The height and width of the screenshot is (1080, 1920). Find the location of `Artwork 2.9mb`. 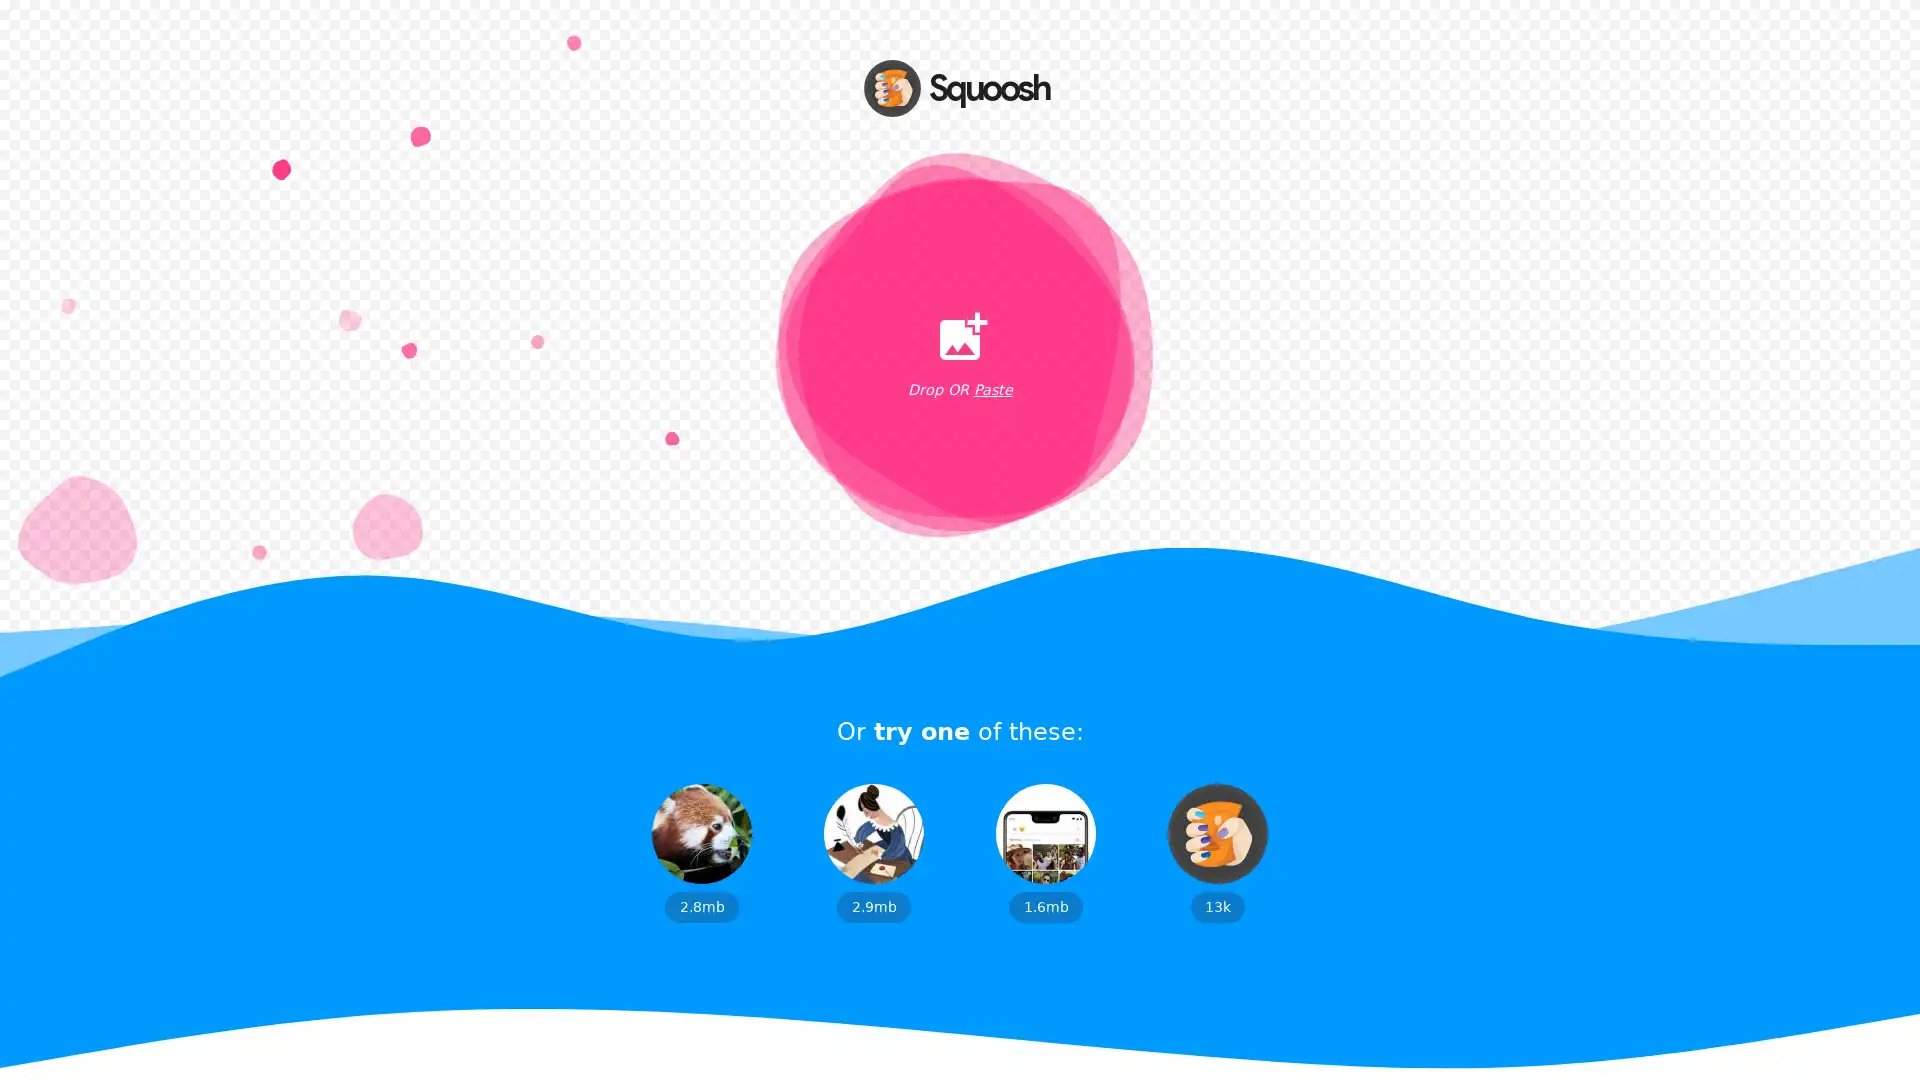

Artwork 2.9mb is located at coordinates (873, 852).